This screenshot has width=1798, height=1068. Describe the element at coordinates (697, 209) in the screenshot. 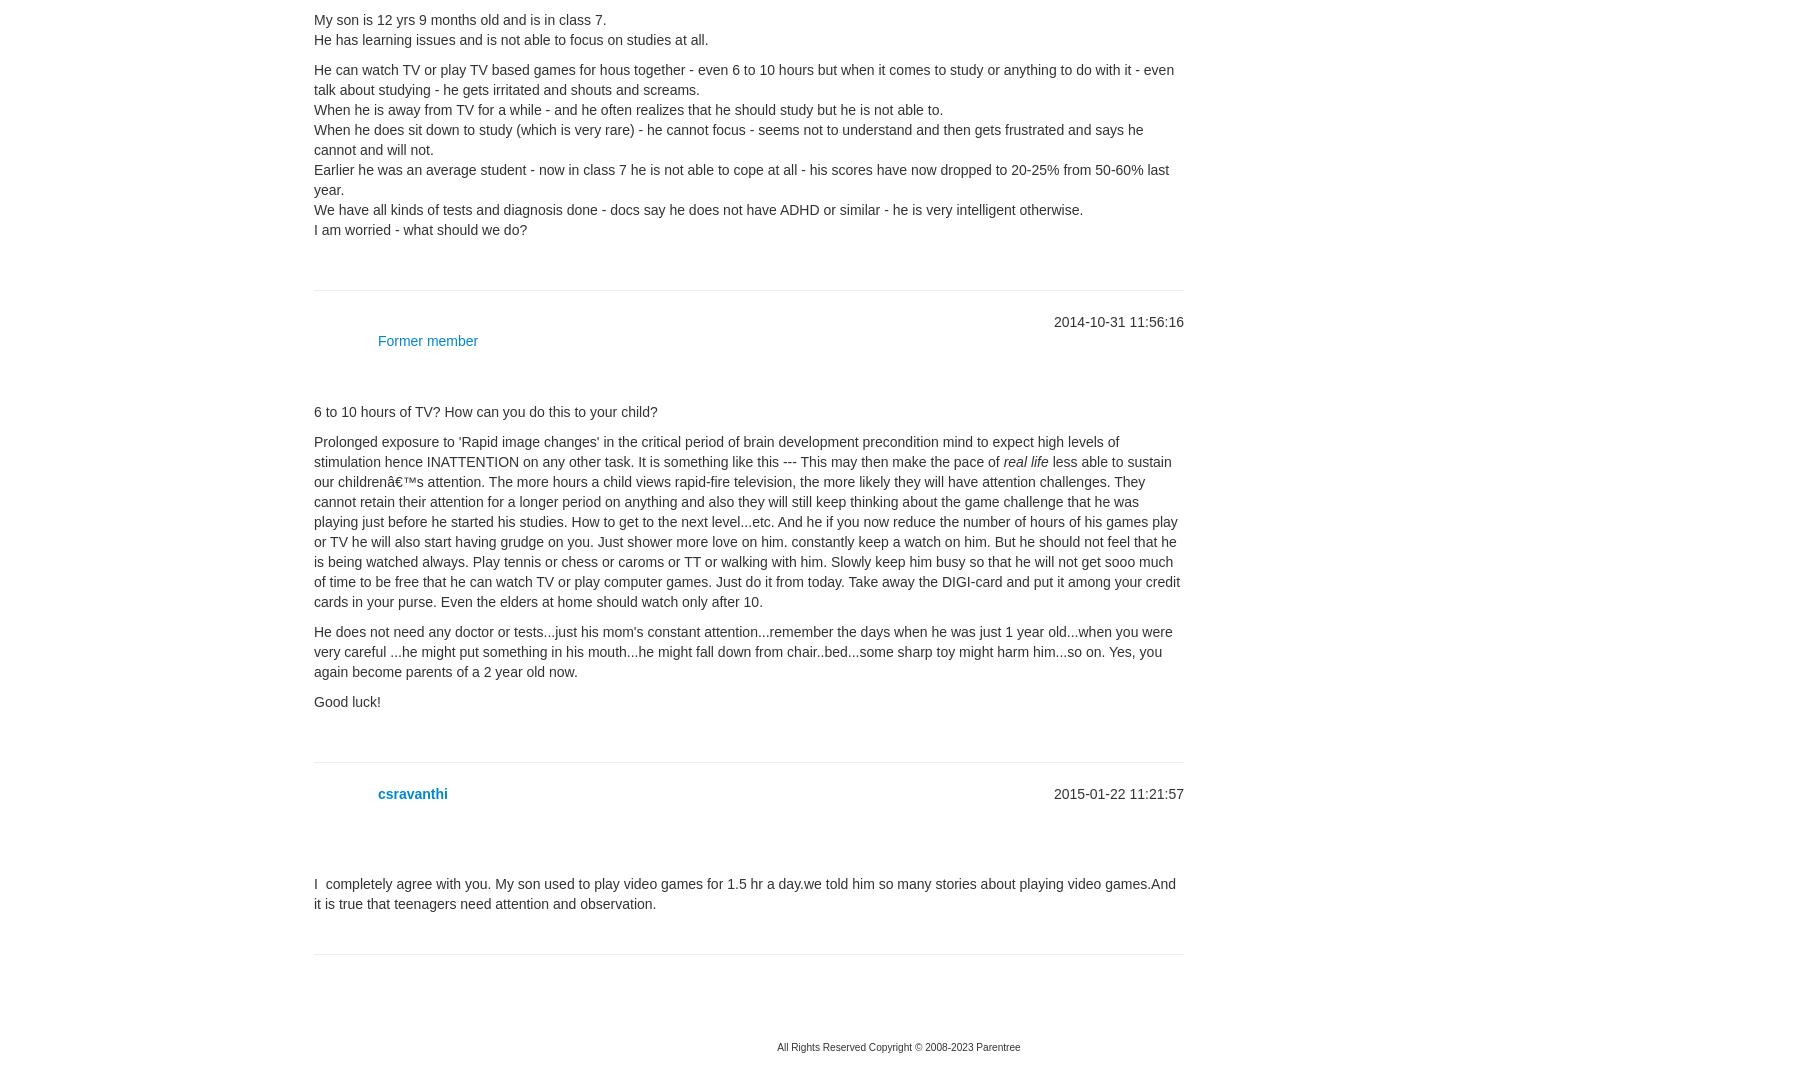

I see `'We have all kinds of tests and diagnosis done - docs say he does not have ADHD or similar - he is very intelligent otherwise.'` at that location.